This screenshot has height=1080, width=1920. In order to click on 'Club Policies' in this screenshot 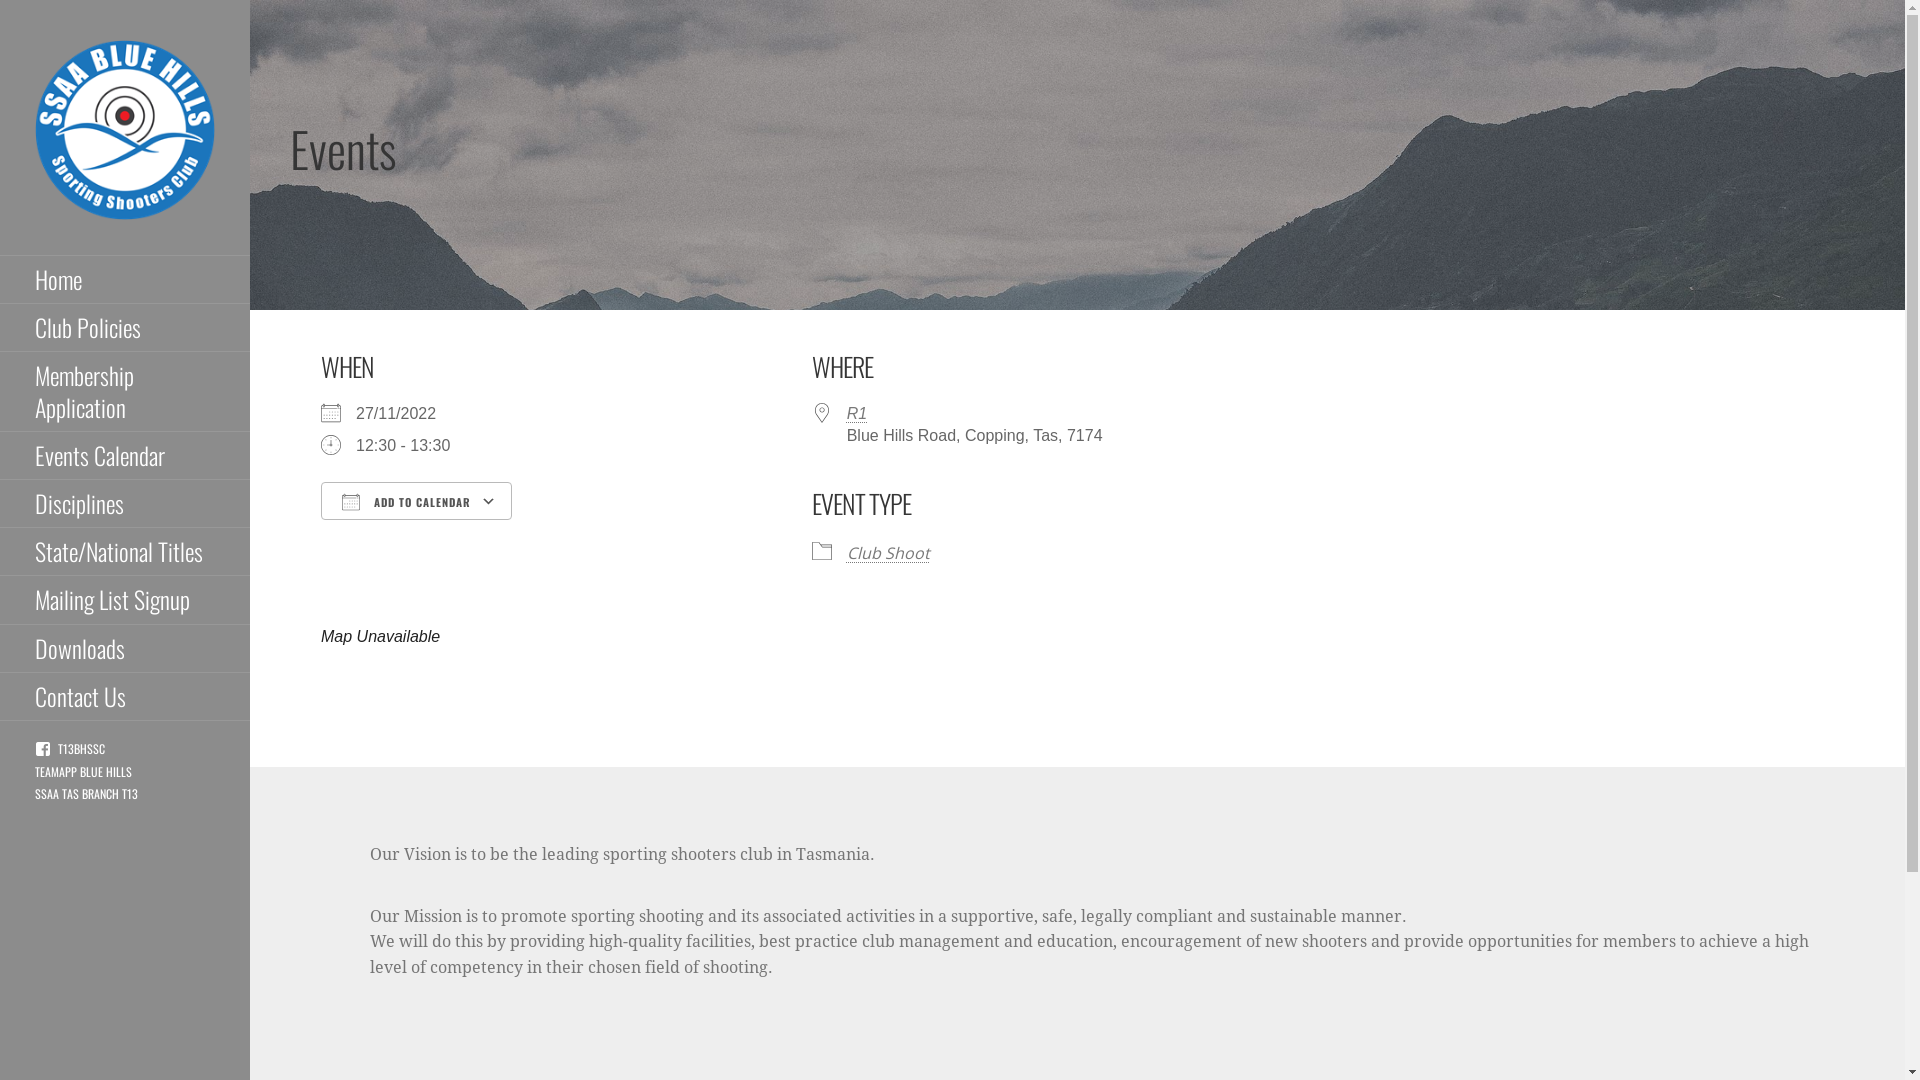, I will do `click(123, 326)`.